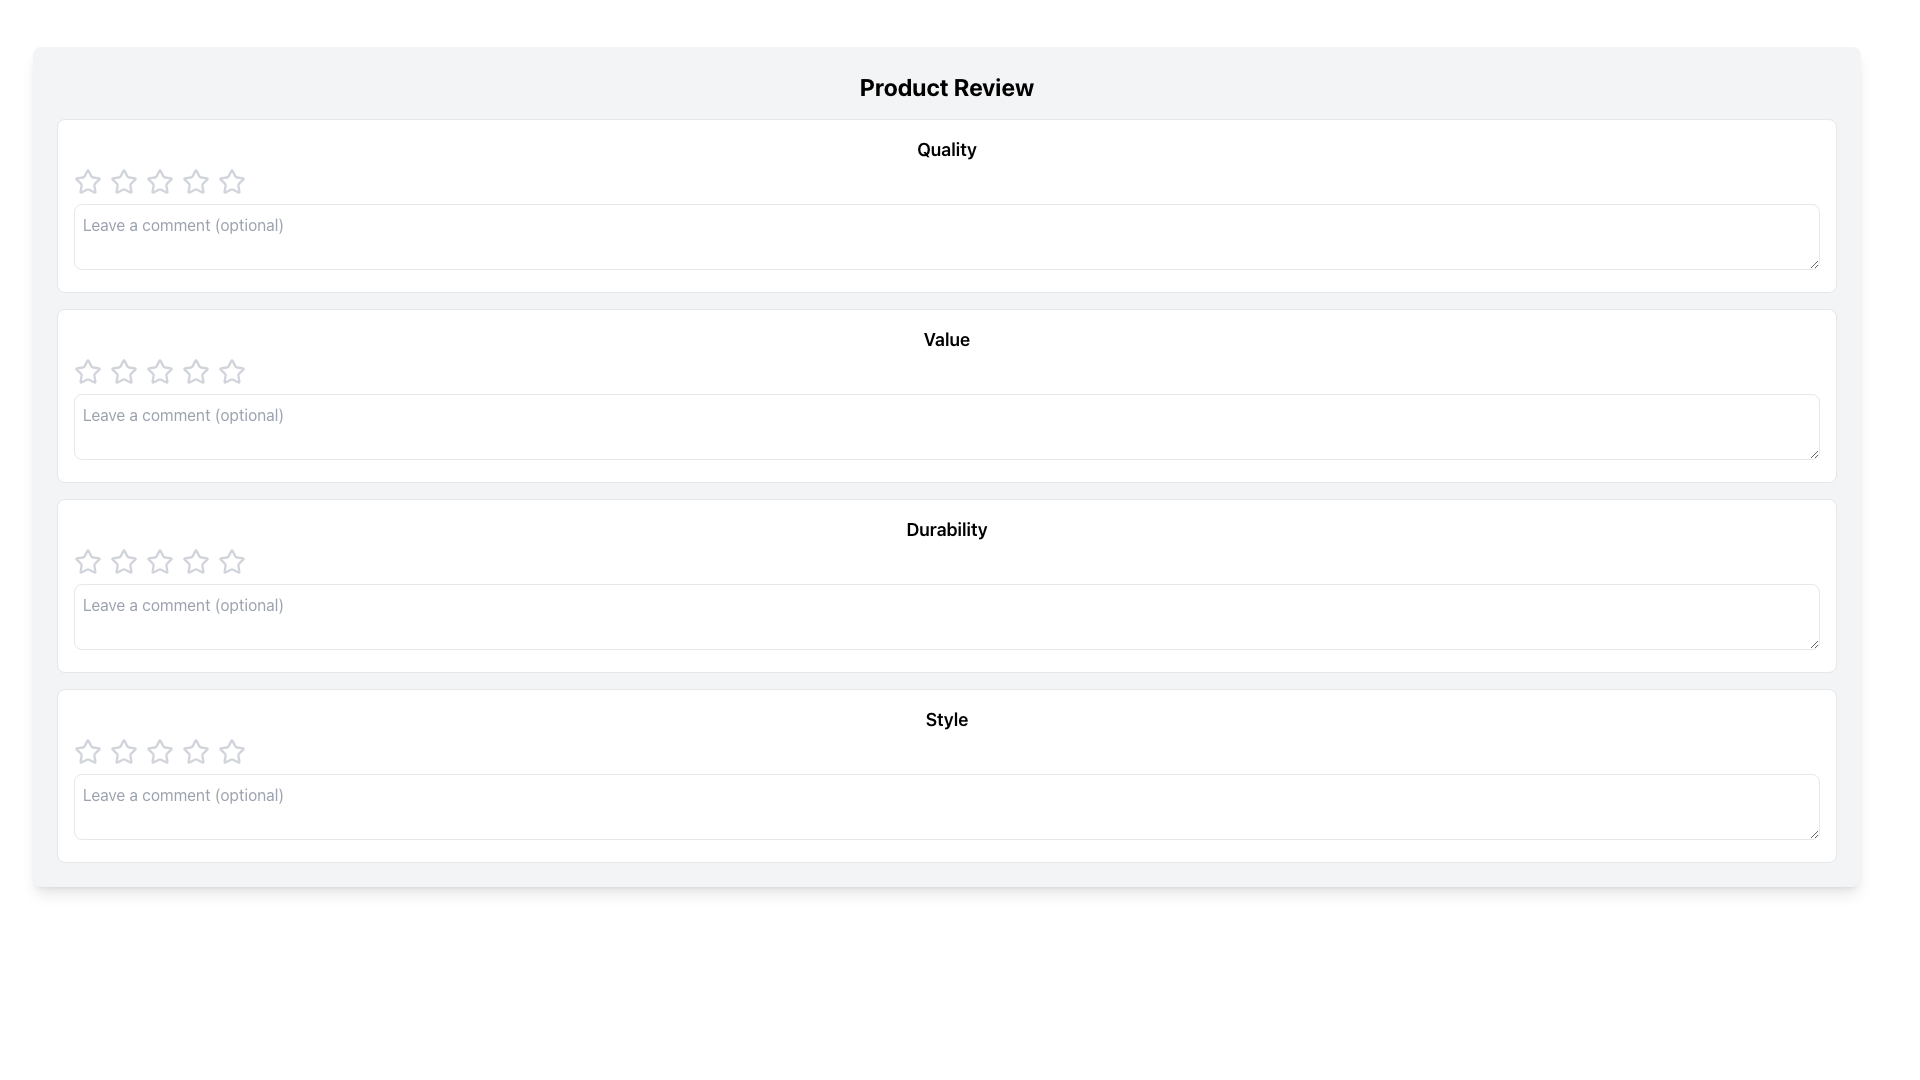 Image resolution: width=1920 pixels, height=1080 pixels. I want to click on the first star icon in the 'Style' review section, so click(123, 751).